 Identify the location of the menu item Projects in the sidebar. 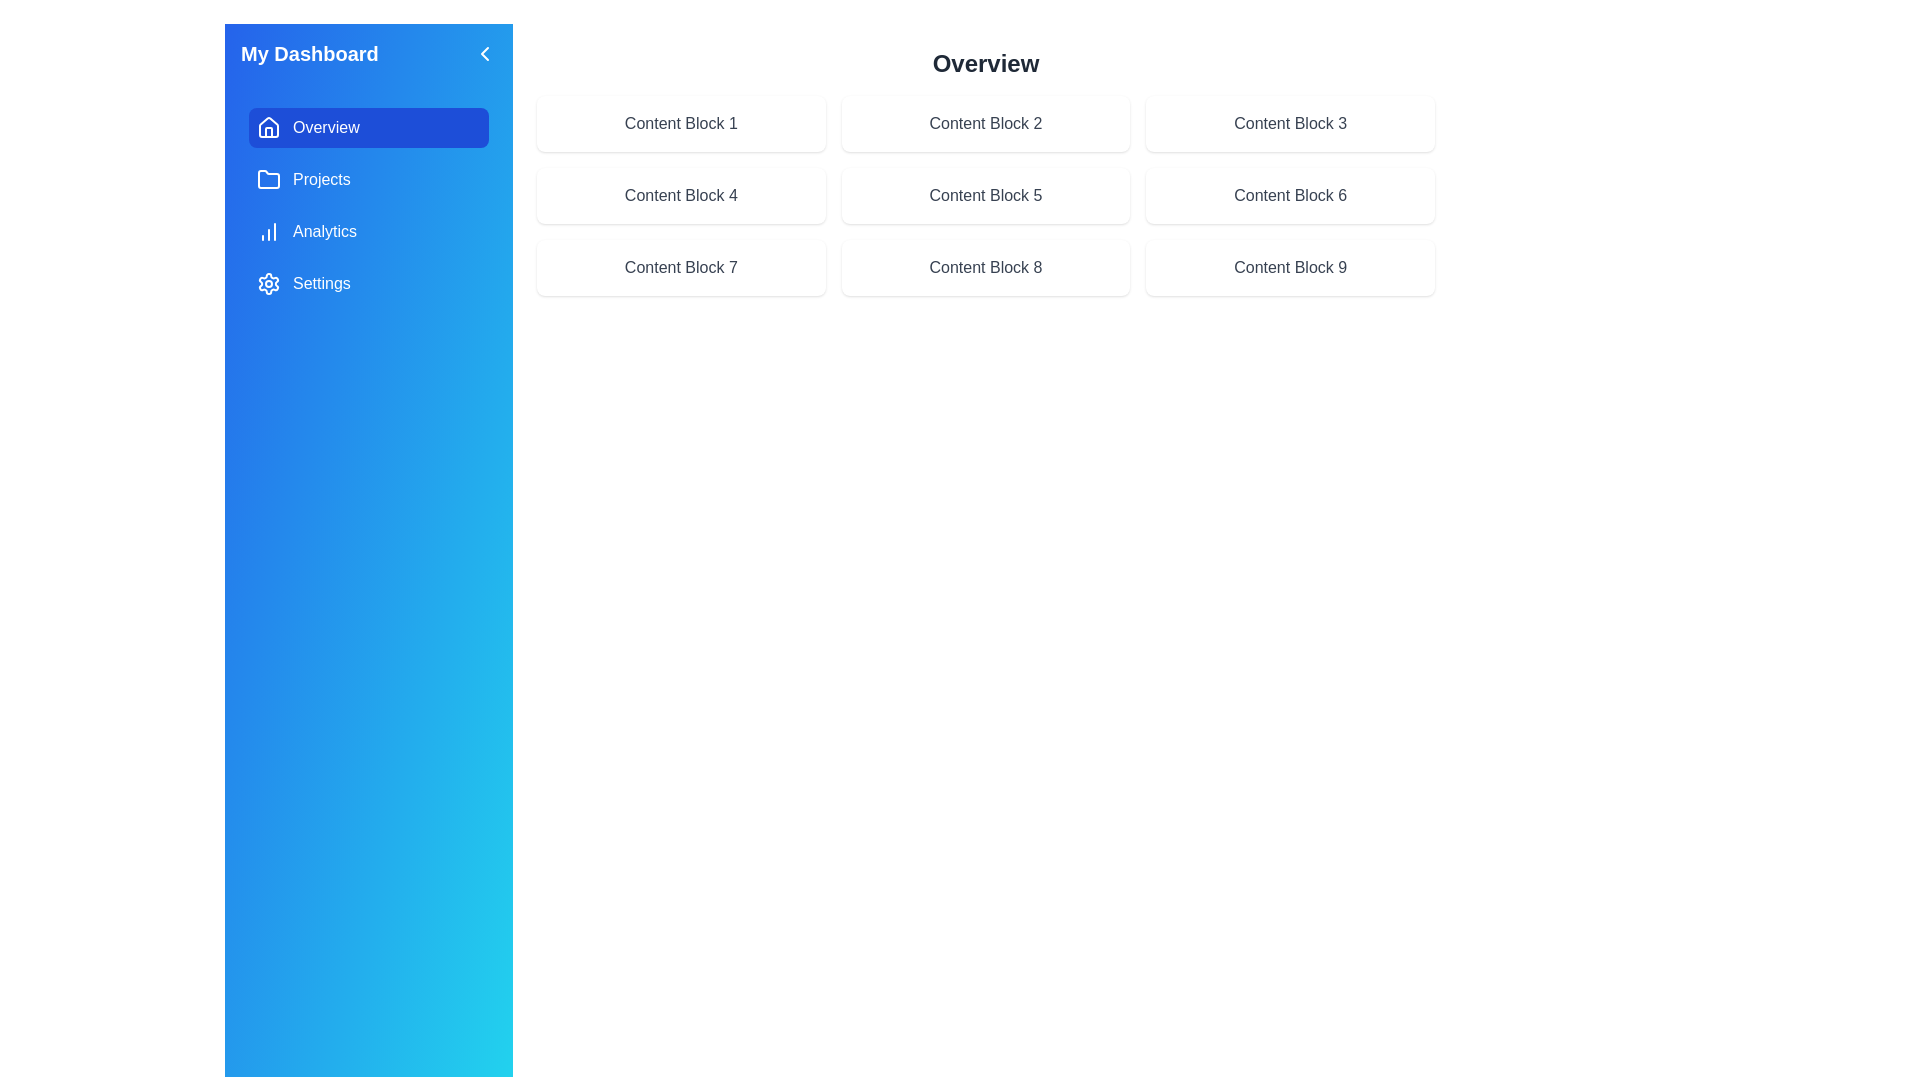
(369, 180).